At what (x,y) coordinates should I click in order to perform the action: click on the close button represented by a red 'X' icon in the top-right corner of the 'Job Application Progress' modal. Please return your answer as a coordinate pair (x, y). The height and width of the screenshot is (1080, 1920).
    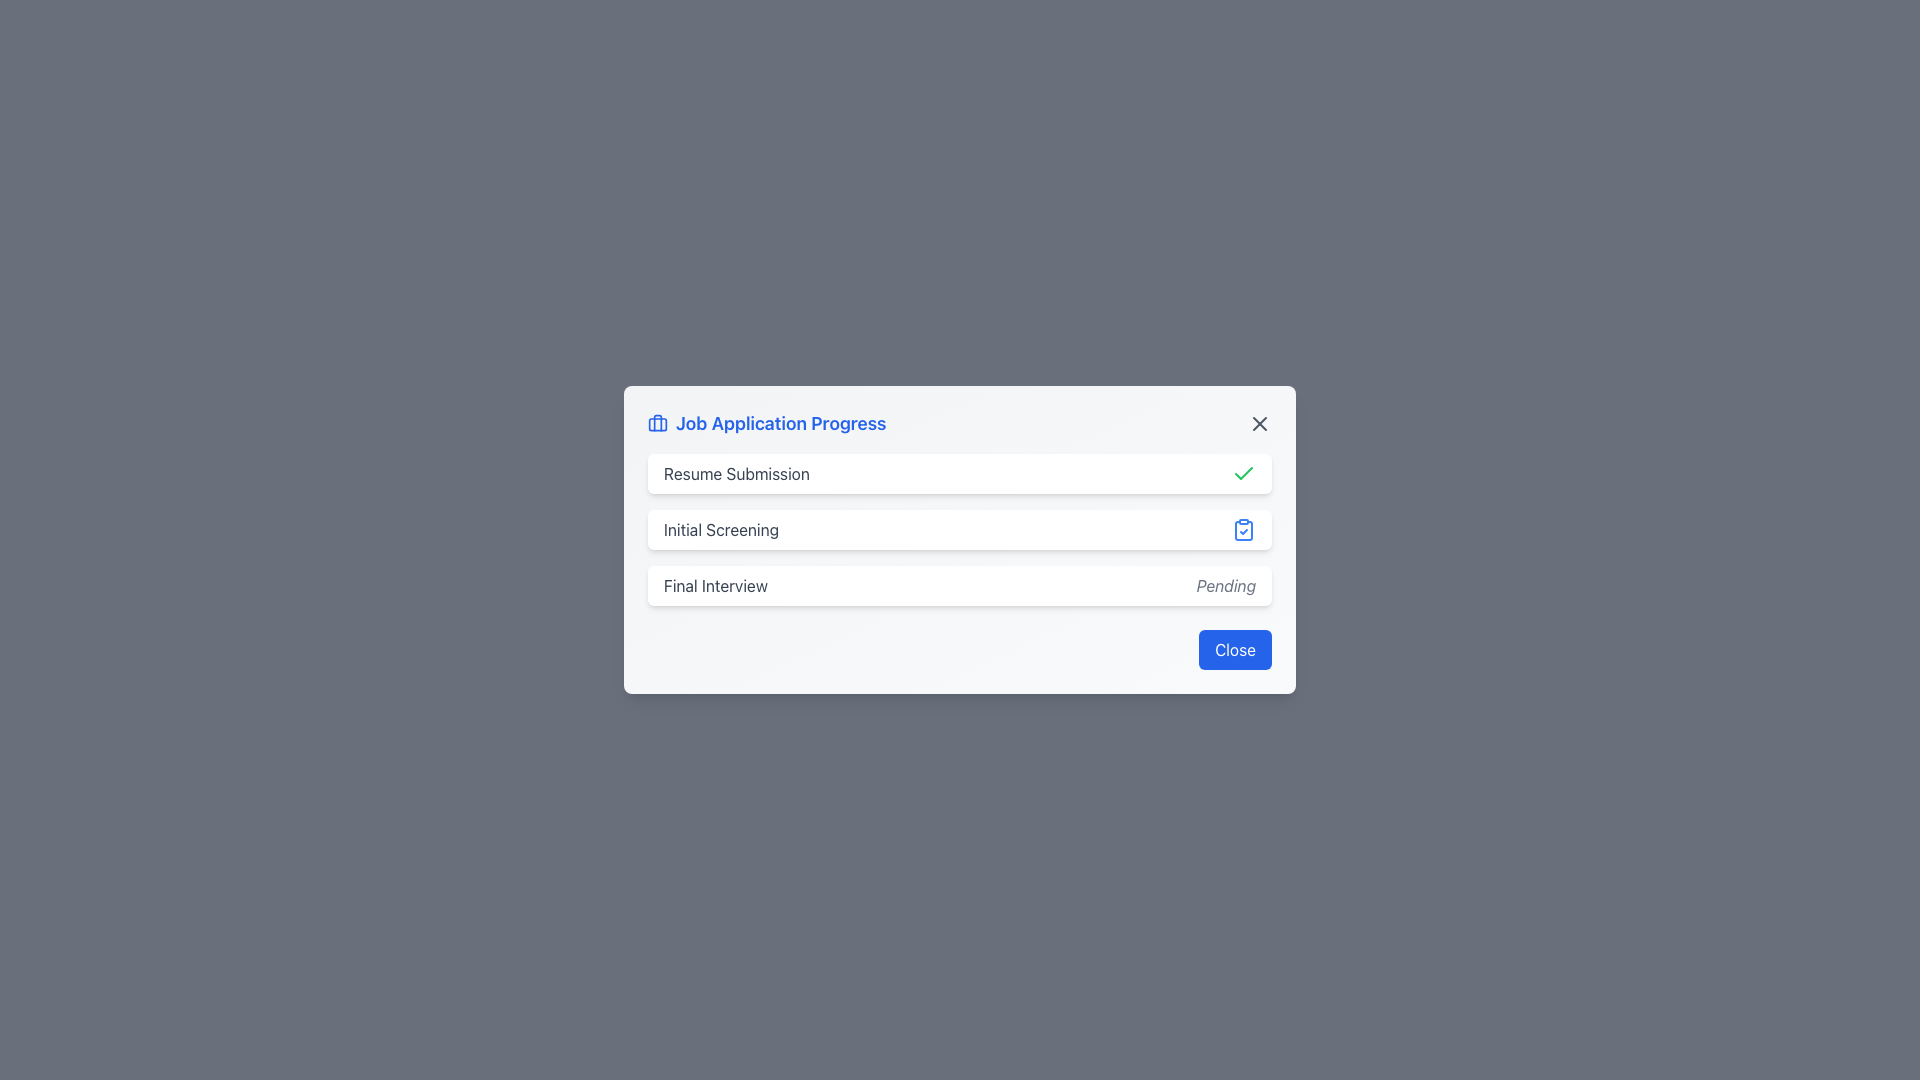
    Looking at the image, I should click on (1258, 423).